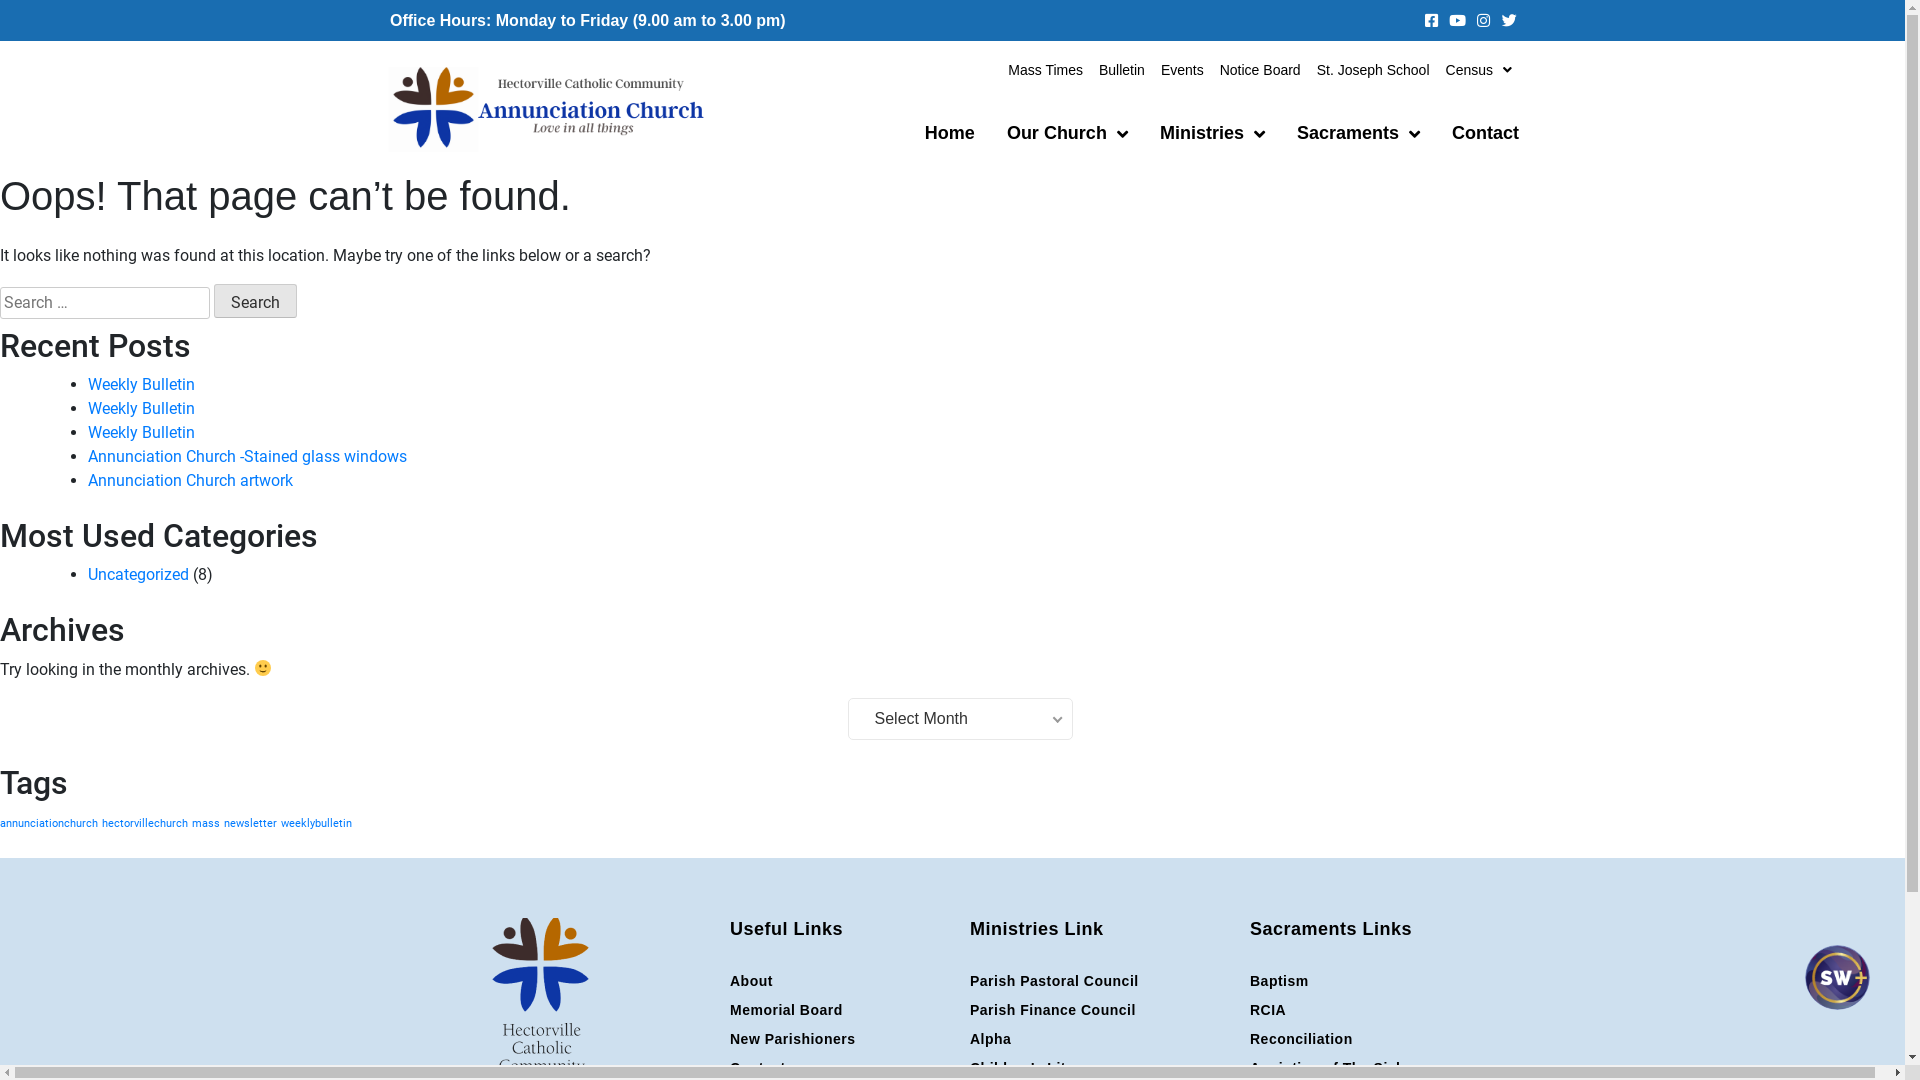 The width and height of the screenshot is (1920, 1080). What do you see at coordinates (1485, 133) in the screenshot?
I see `'Contact'` at bounding box center [1485, 133].